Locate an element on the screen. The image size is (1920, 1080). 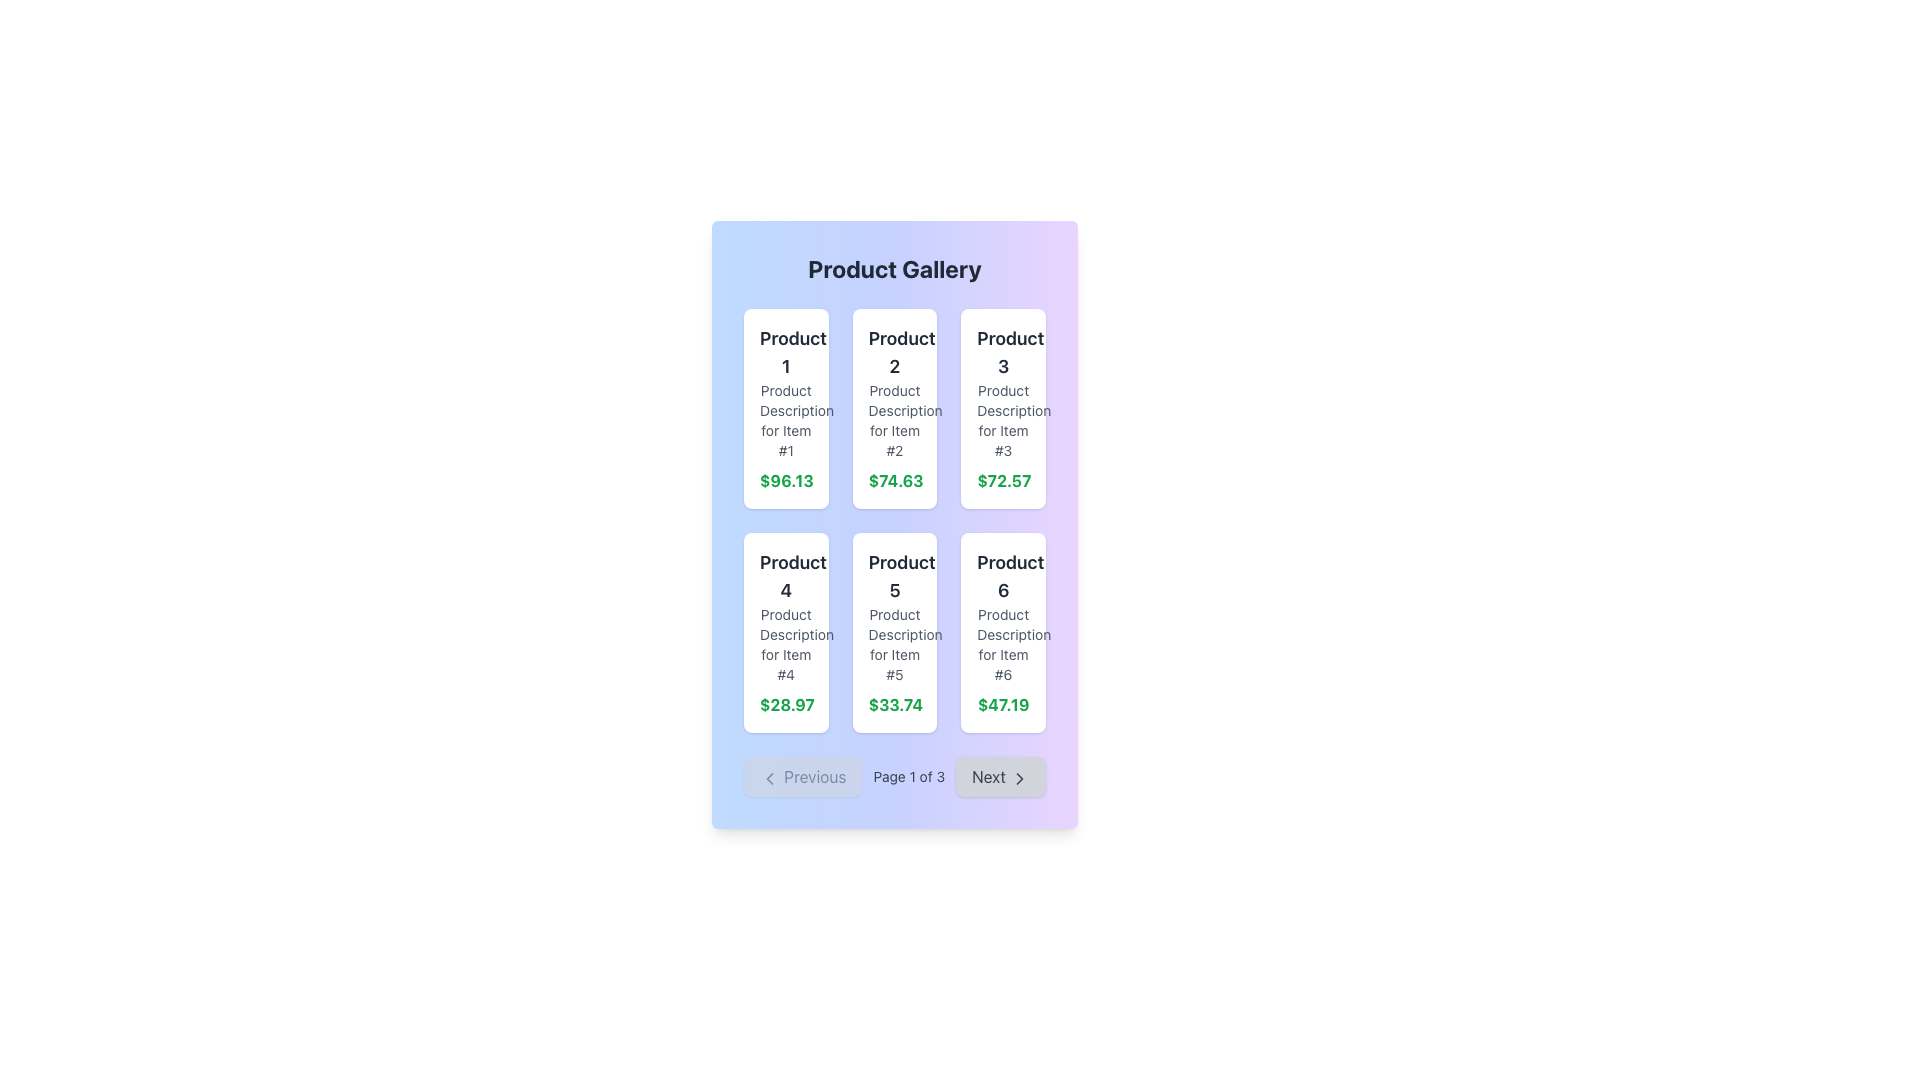
the text label displaying 'Product 6' in the bottom-right product card of the grid layout within the 'Product Gallery' section is located at coordinates (1003, 577).